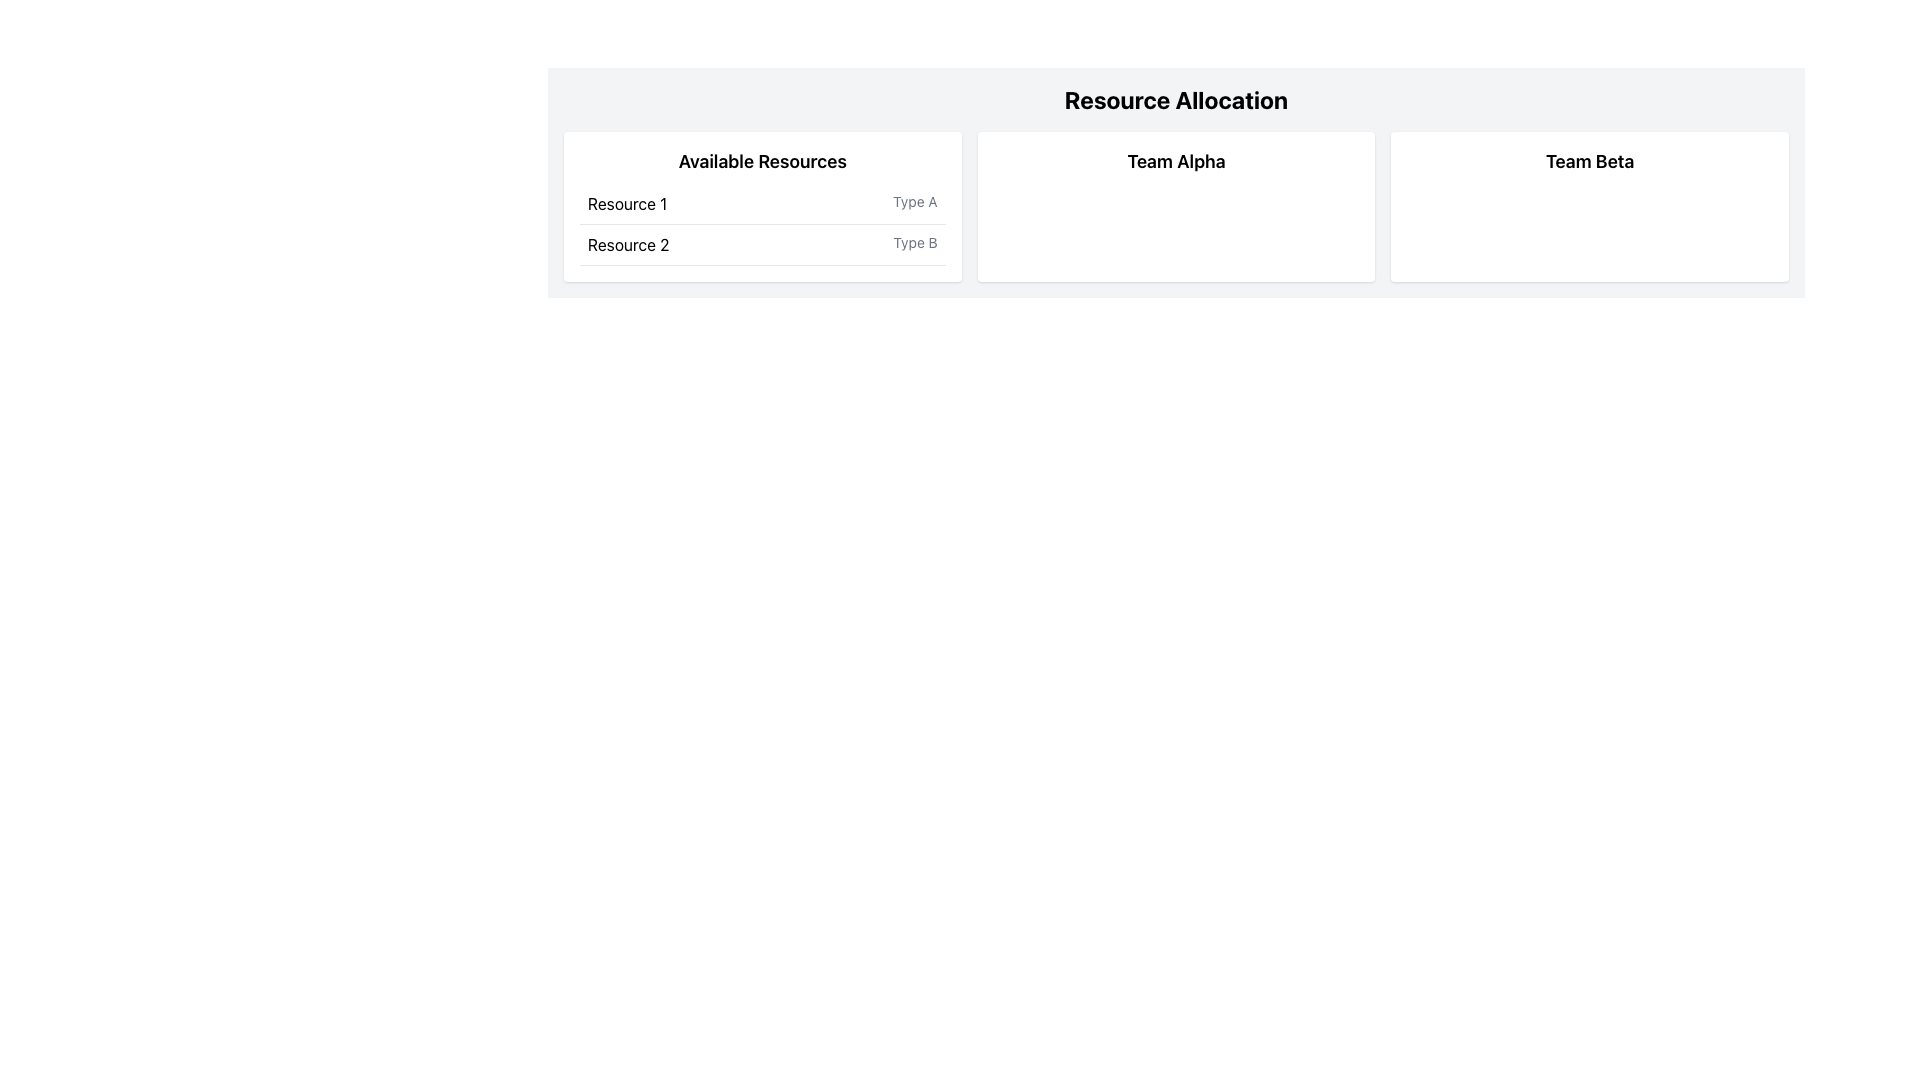 The width and height of the screenshot is (1920, 1080). Describe the element at coordinates (626, 204) in the screenshot. I see `the 'Resource 1' text label in the 'Available Resources' list` at that location.